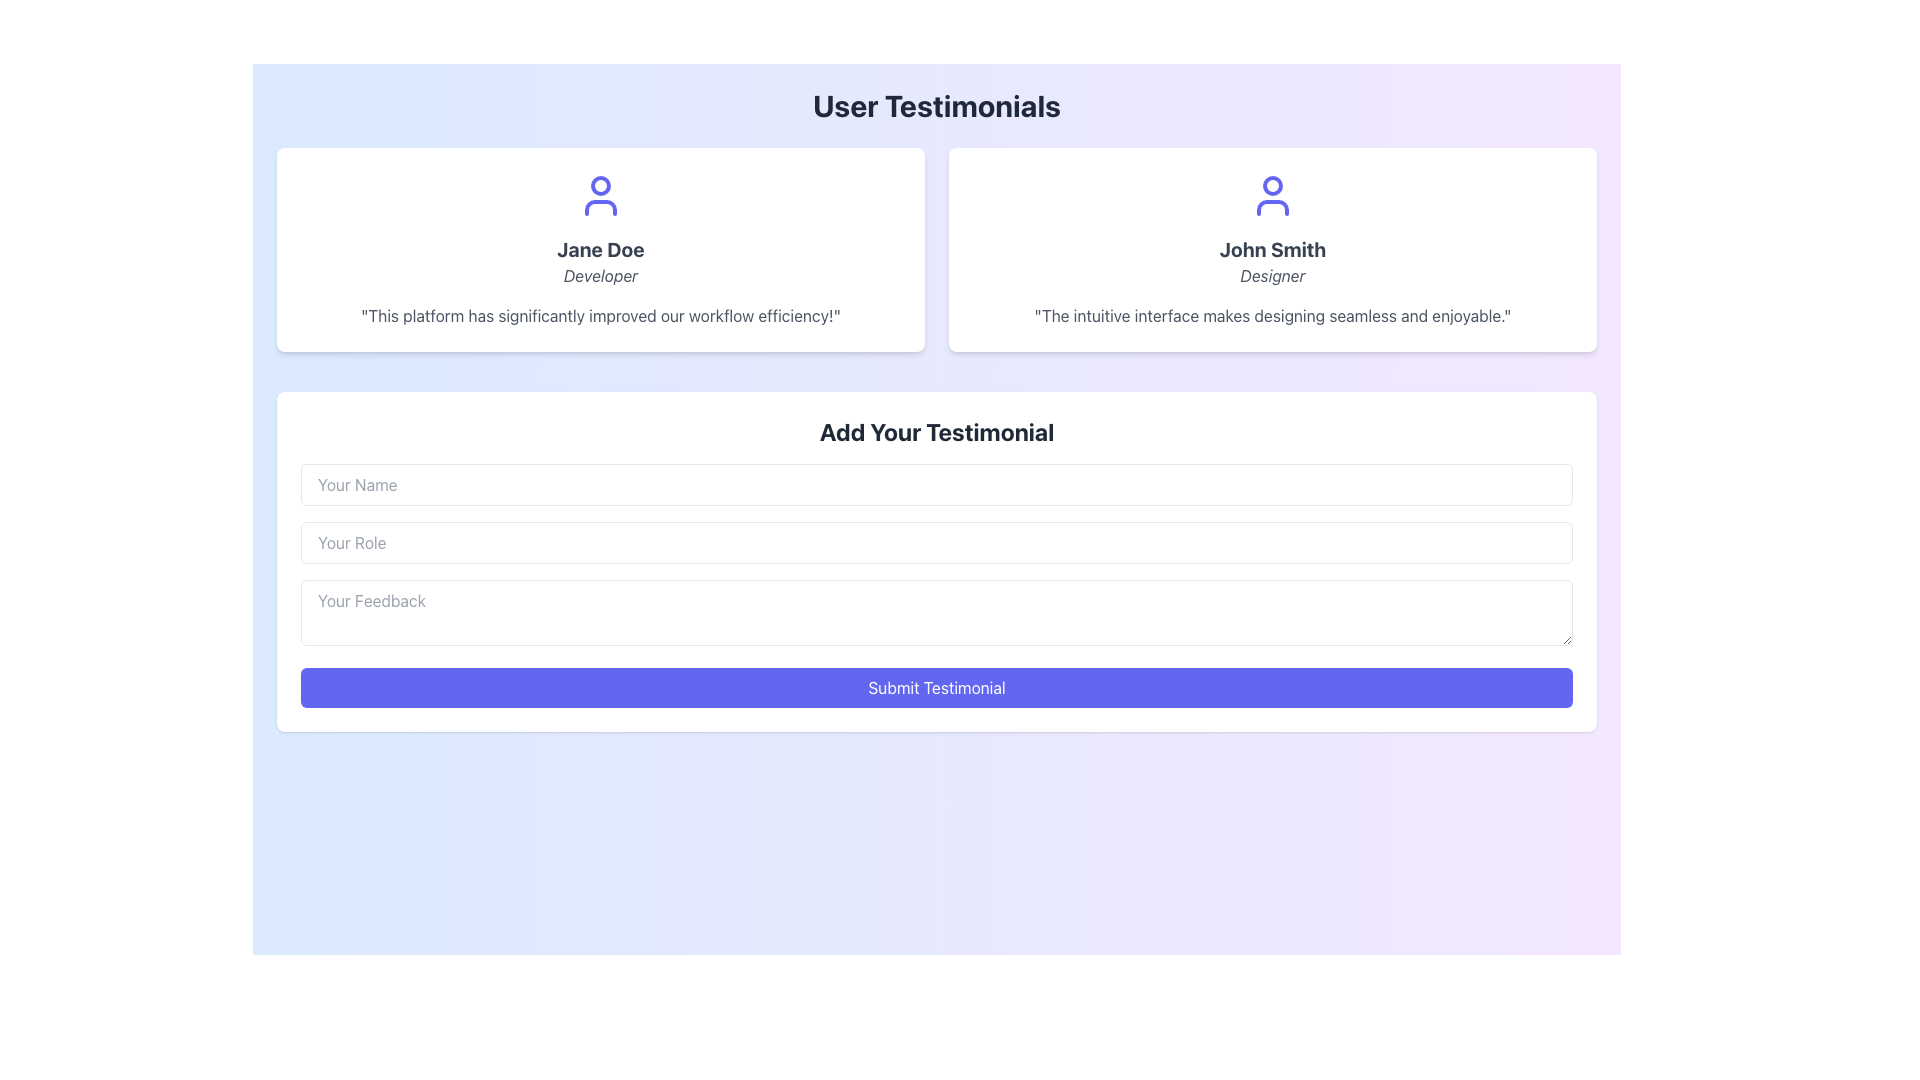 The image size is (1920, 1080). What do you see at coordinates (599, 185) in the screenshot?
I see `the circular icon representing the profile picture placeholder located near the top of the 'Jane Doe Developer' card in the 'User Testimonials' section` at bounding box center [599, 185].